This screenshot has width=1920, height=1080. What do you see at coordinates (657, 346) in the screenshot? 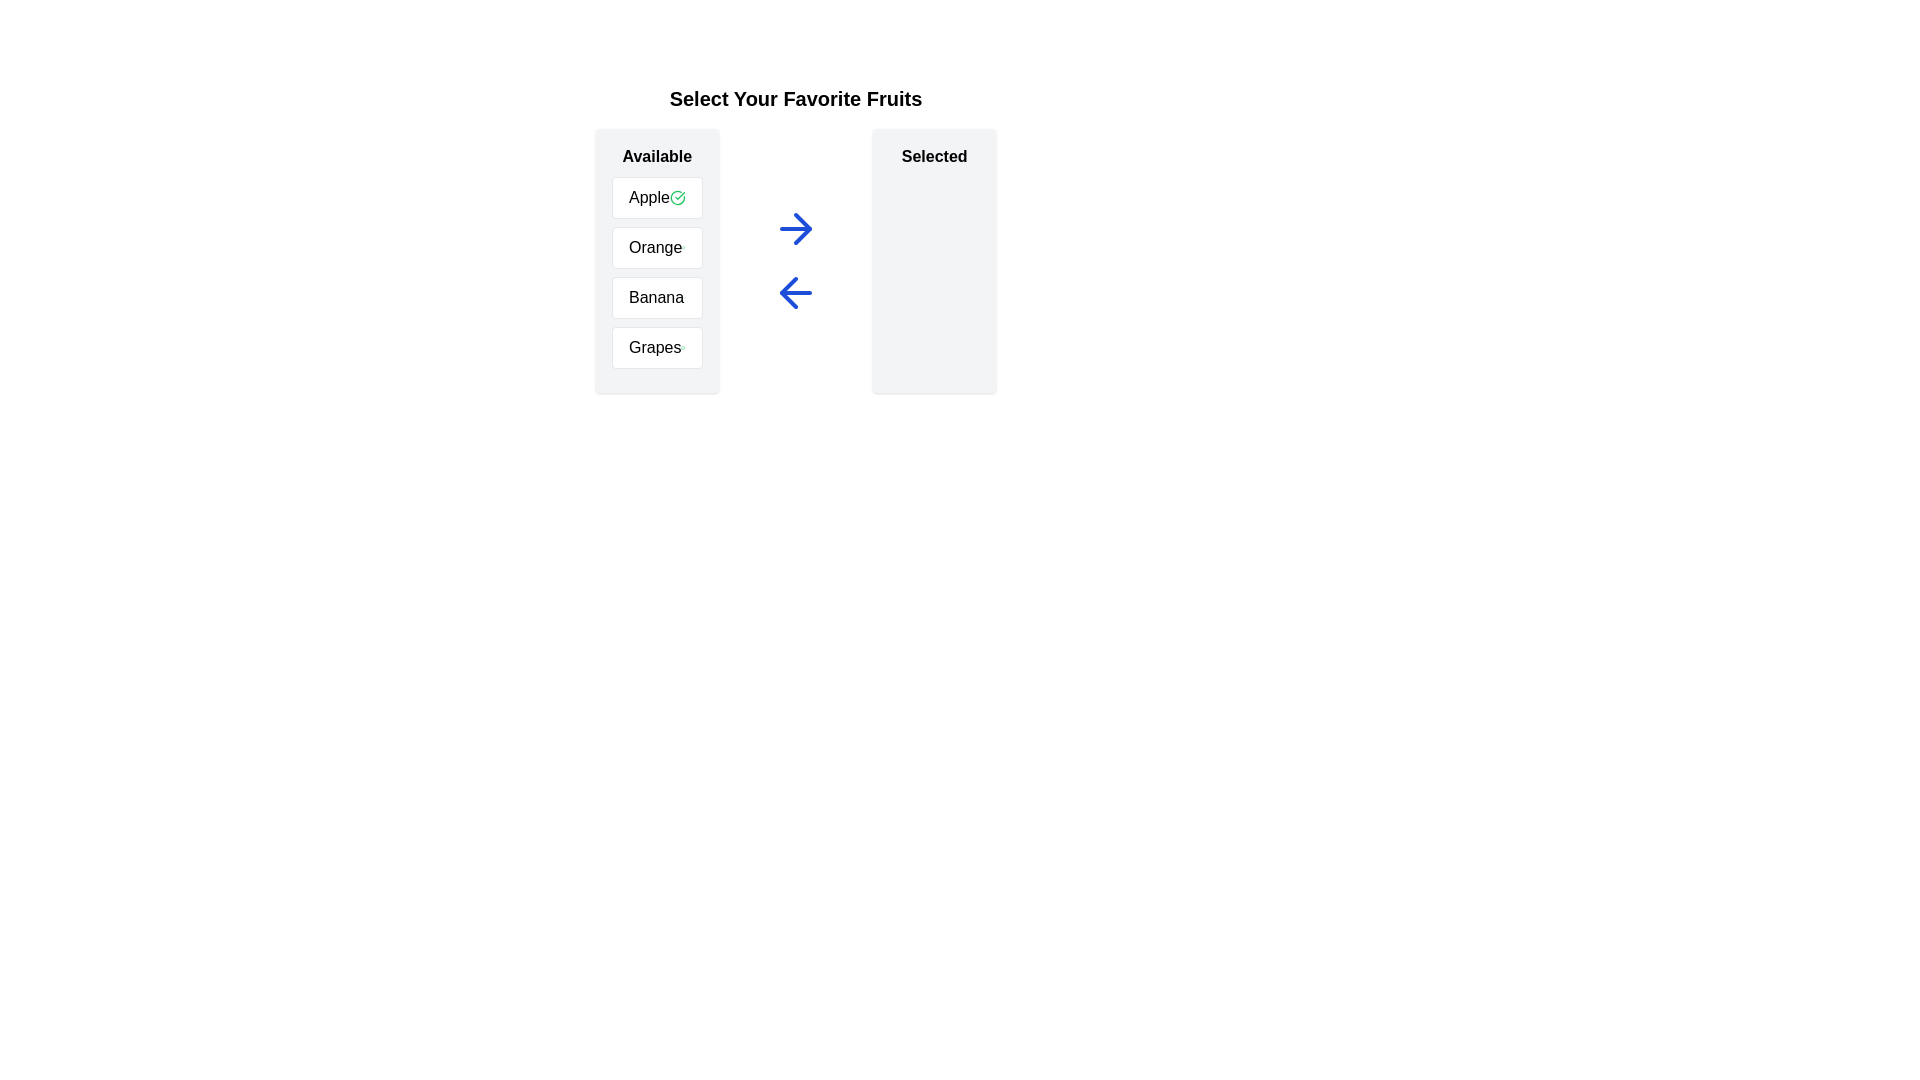
I see `the text of the selected item Grapes` at bounding box center [657, 346].